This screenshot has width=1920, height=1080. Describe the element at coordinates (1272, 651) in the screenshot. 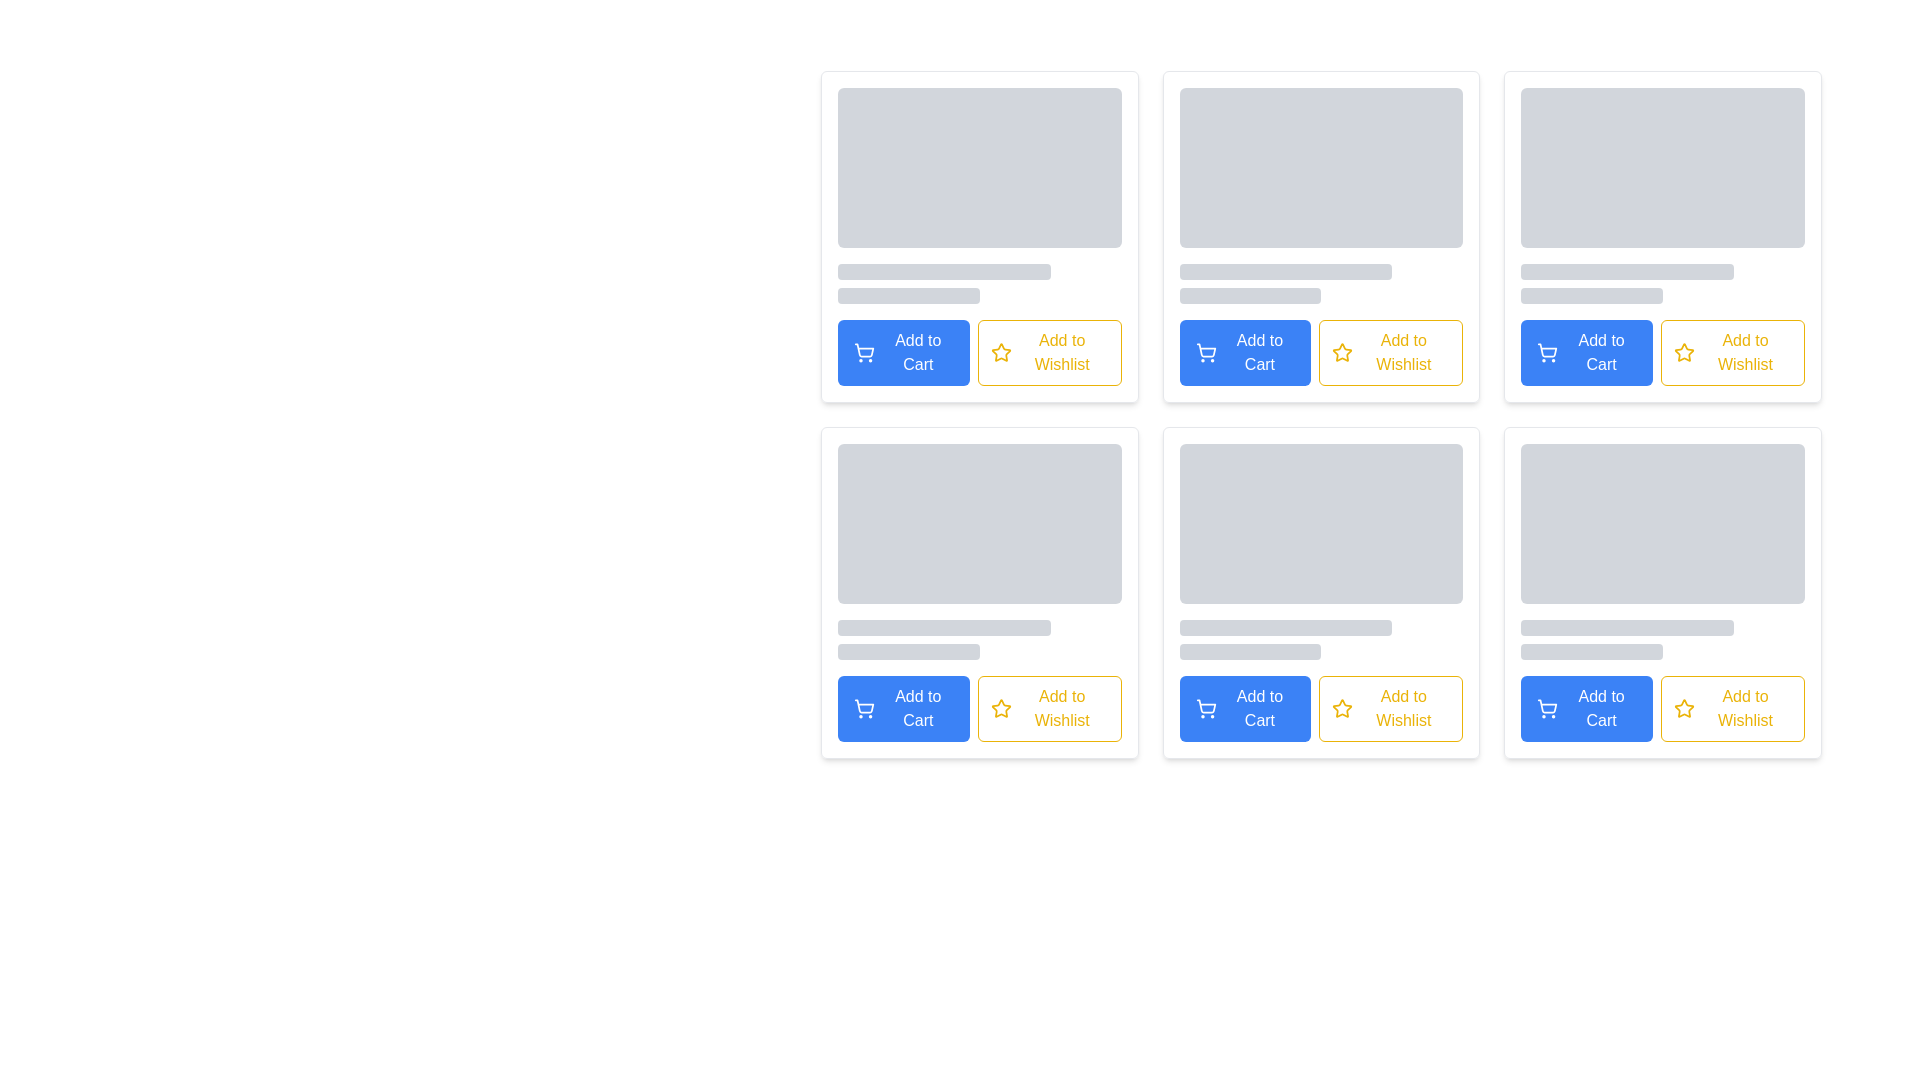

I see `the slider position` at that location.